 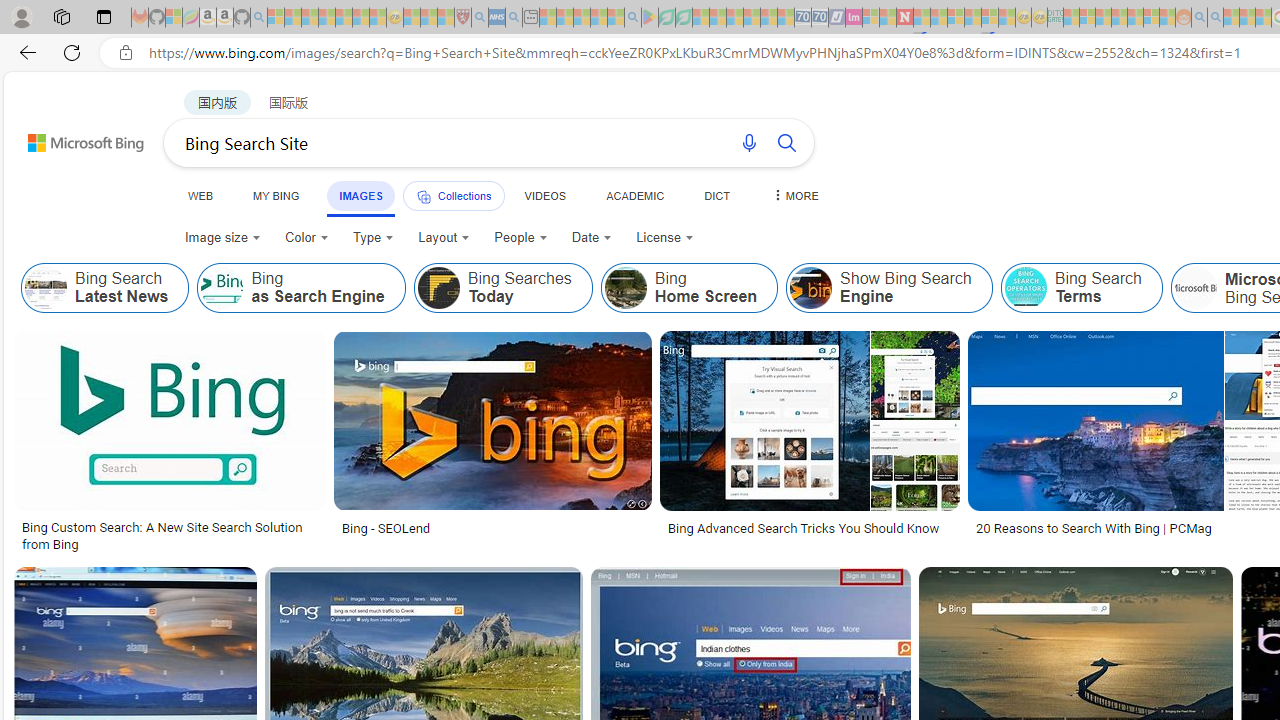 What do you see at coordinates (222, 236) in the screenshot?
I see `'Image size'` at bounding box center [222, 236].